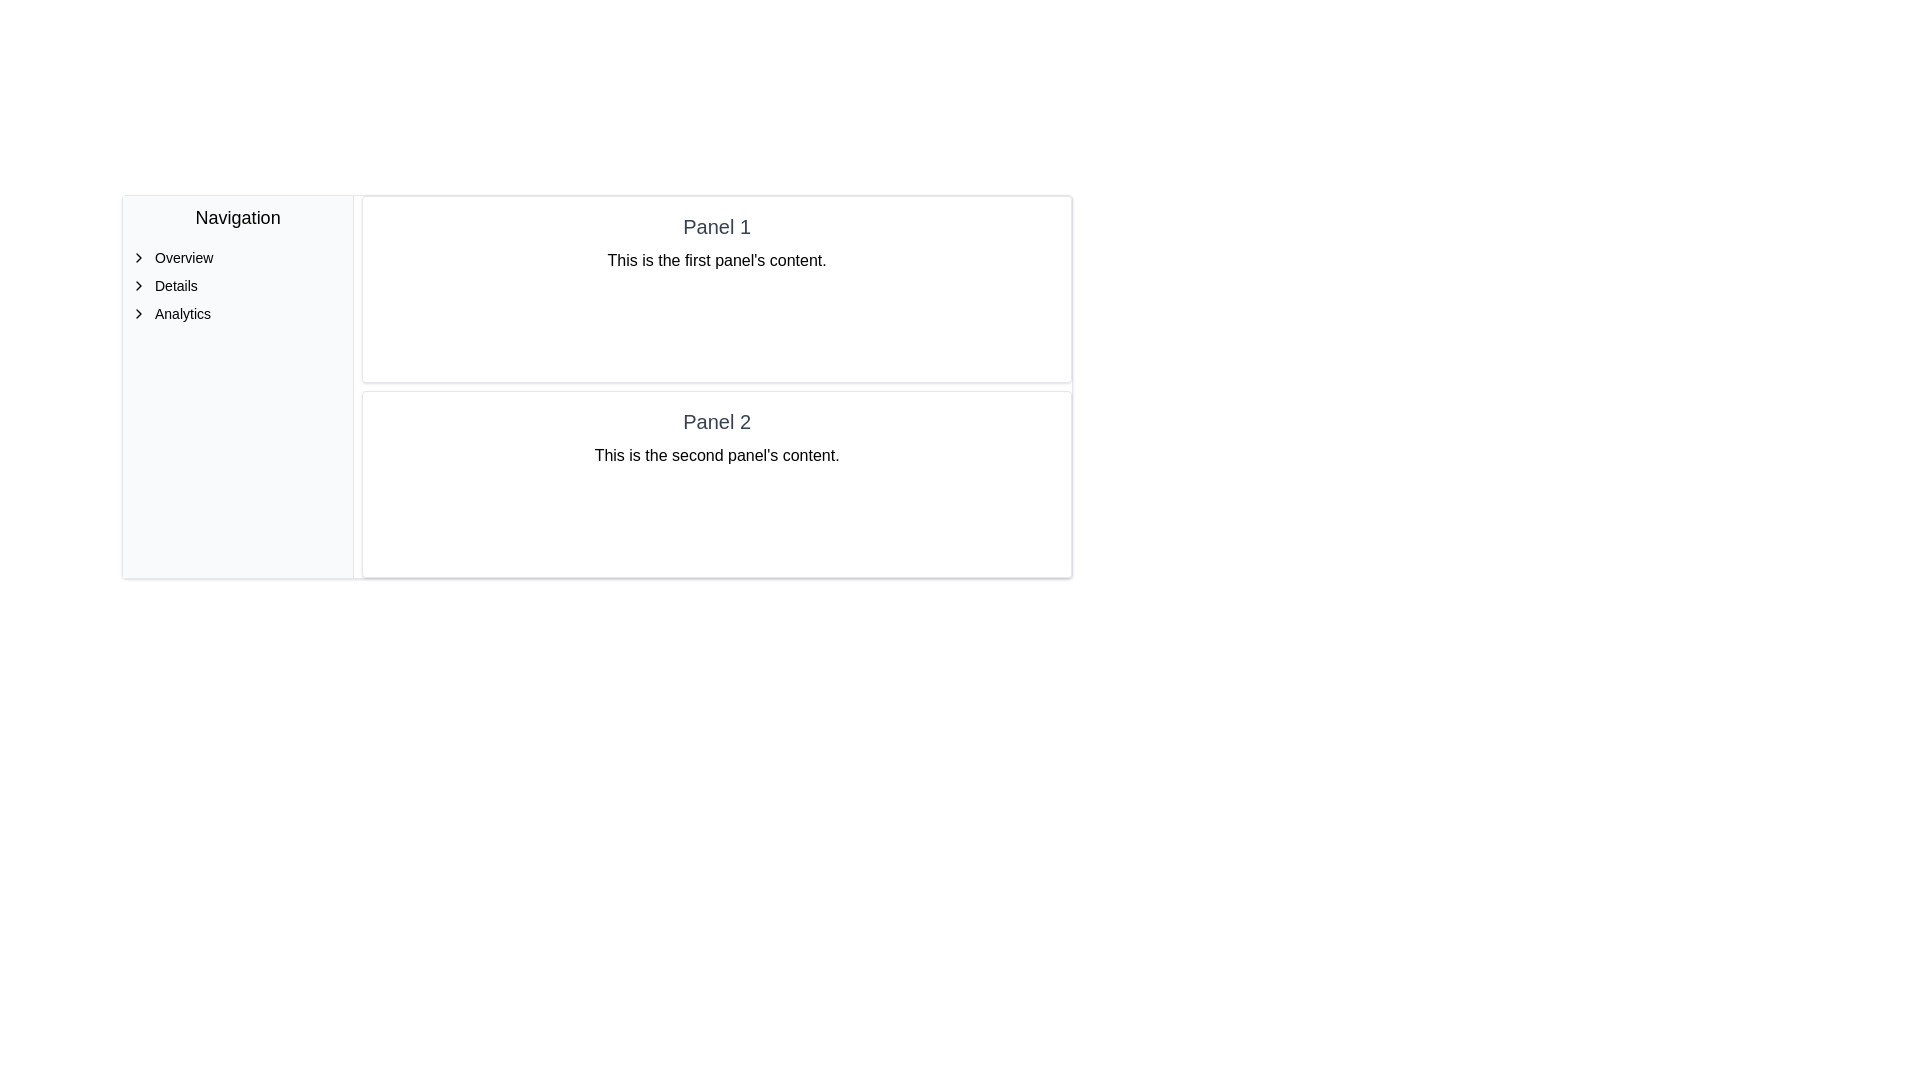  I want to click on the Informational panel labeled 'Panel 2', which contains the content 'This is the second panel's content.', so click(717, 484).